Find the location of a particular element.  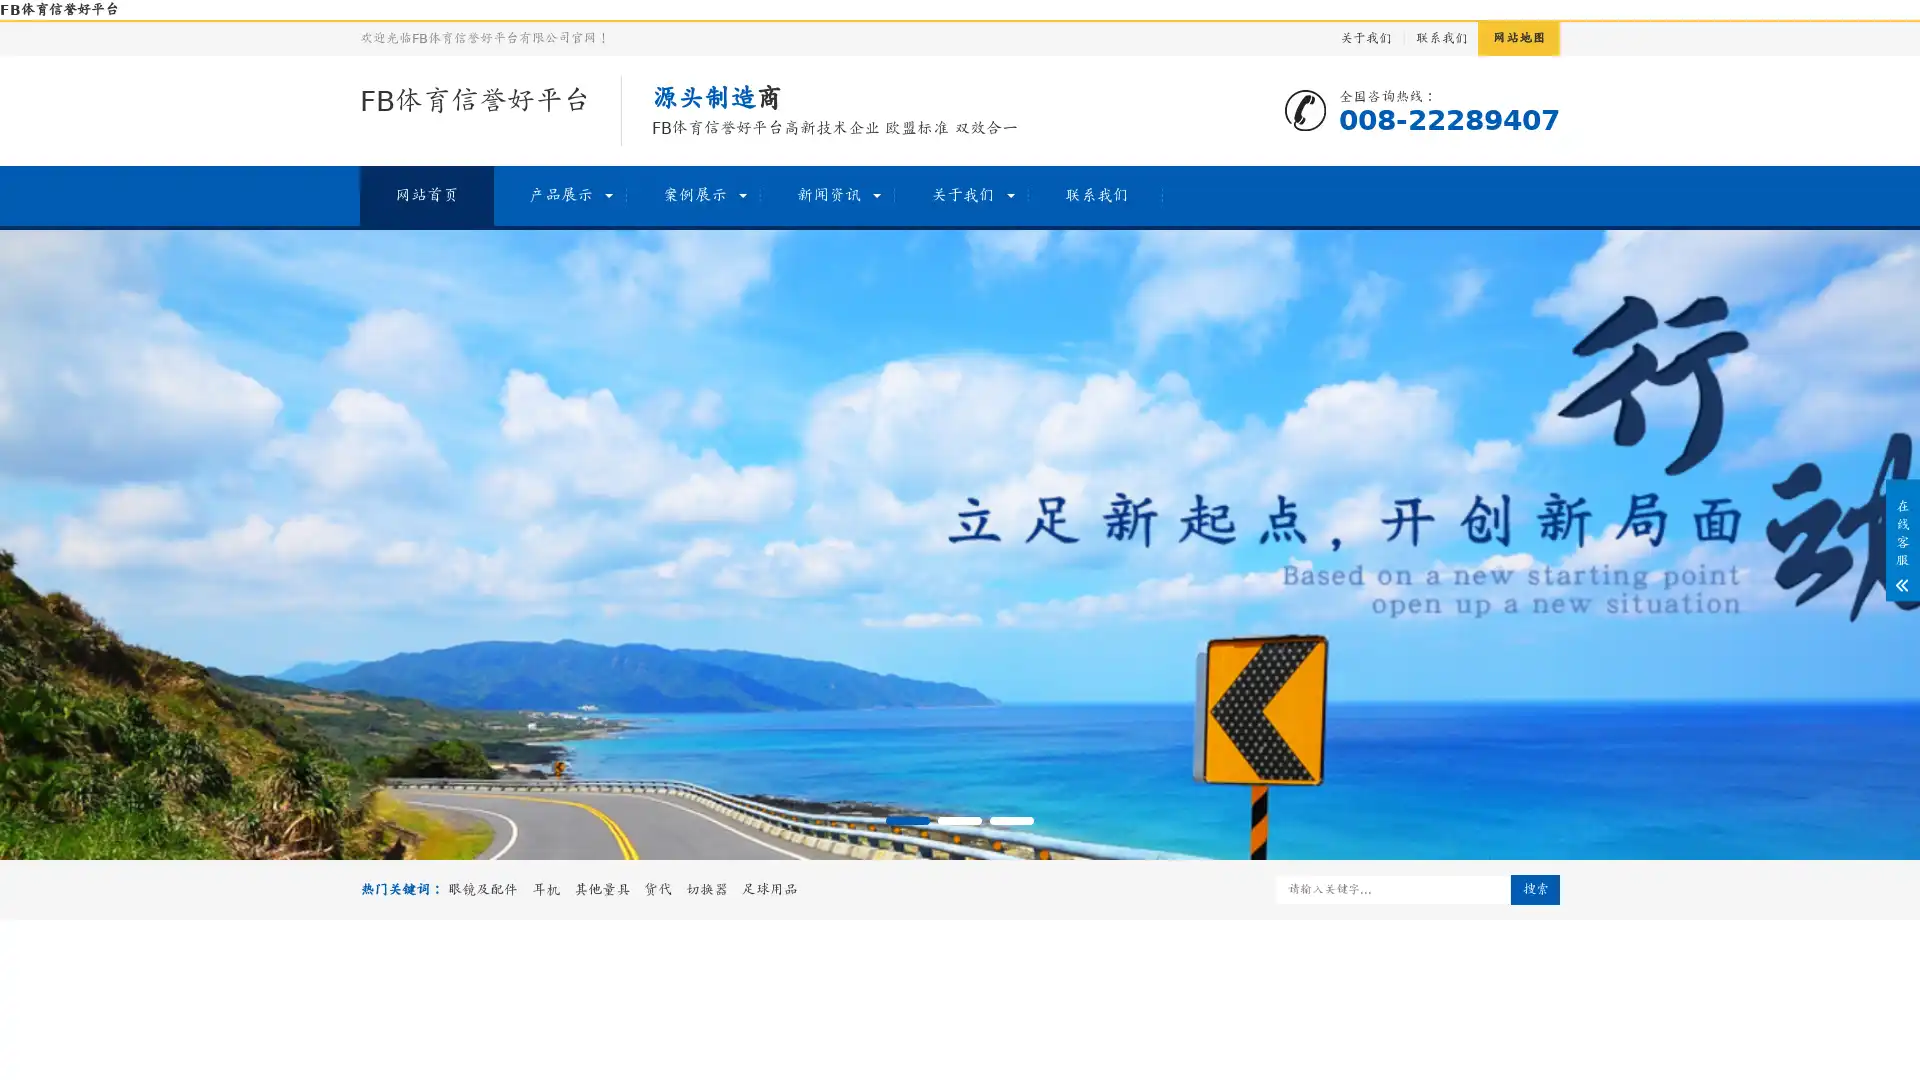

Go to slide 2 is located at coordinates (960, 821).